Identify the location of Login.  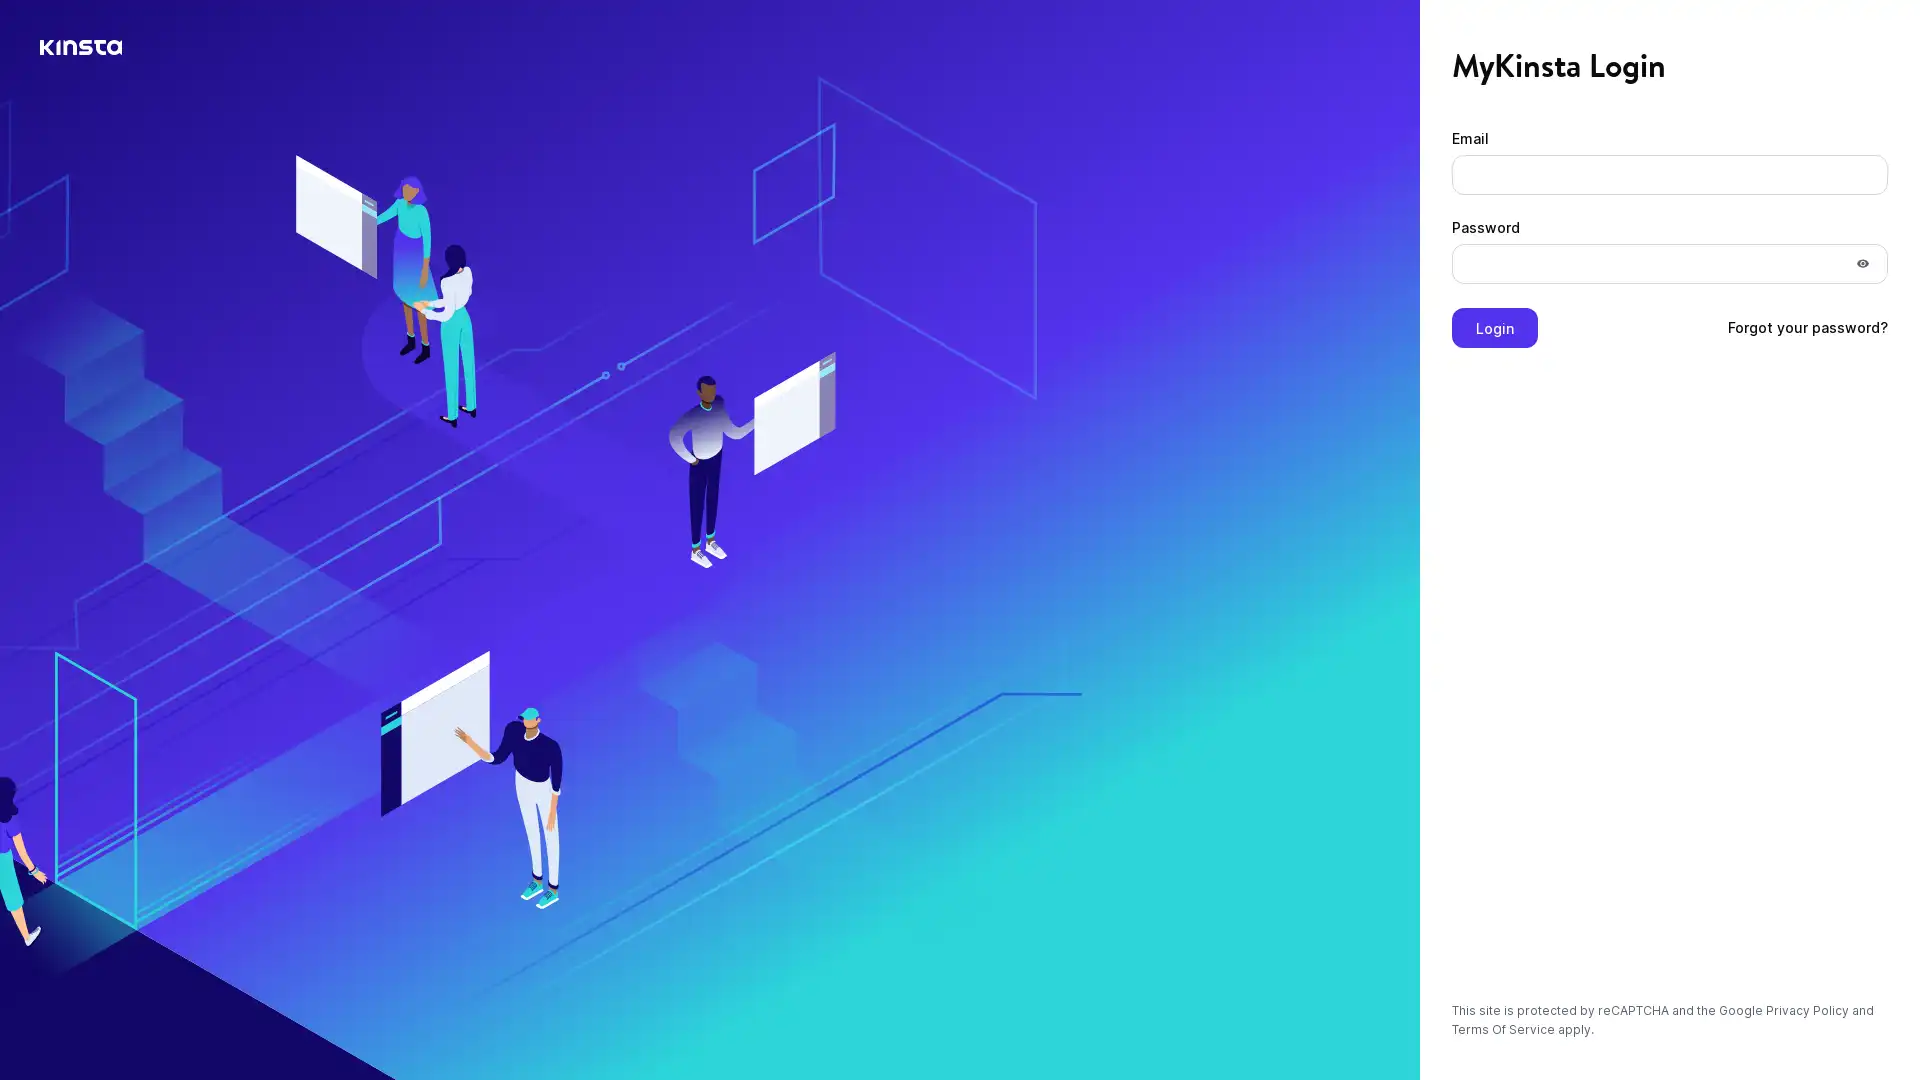
(1494, 326).